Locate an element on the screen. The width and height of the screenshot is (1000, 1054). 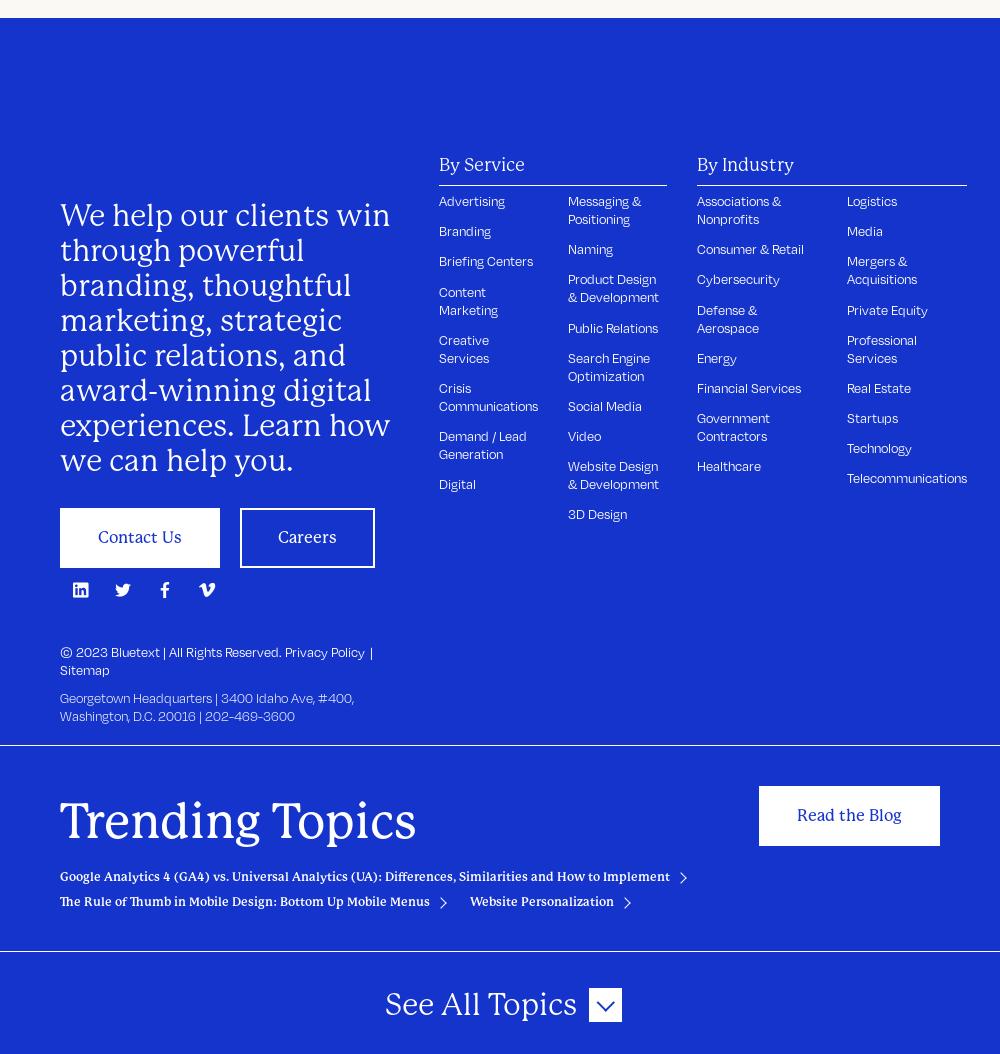
'Healthcare' is located at coordinates (728, 465).